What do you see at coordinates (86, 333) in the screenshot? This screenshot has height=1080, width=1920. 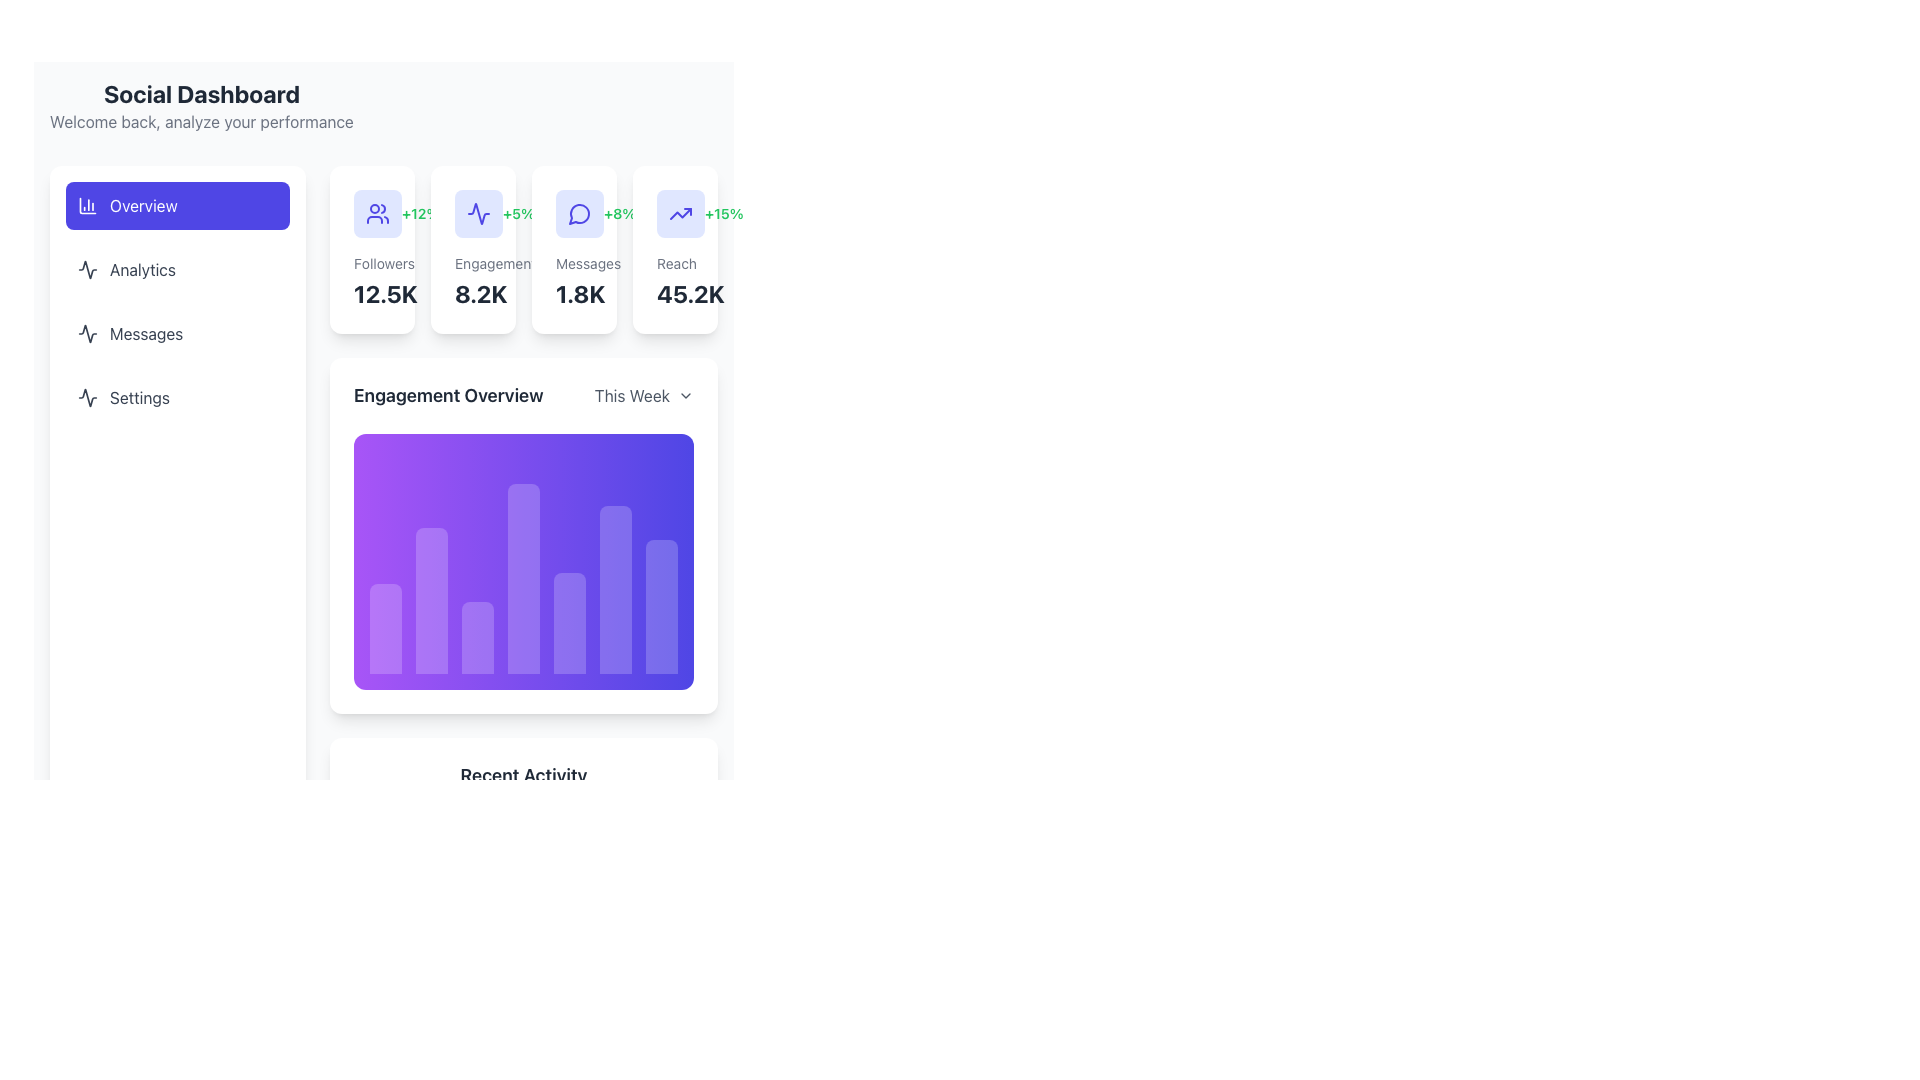 I see `the zigzag activity signal graph icon located in the sidebar navigation menu, positioned to the left of the 'Messages' text` at bounding box center [86, 333].